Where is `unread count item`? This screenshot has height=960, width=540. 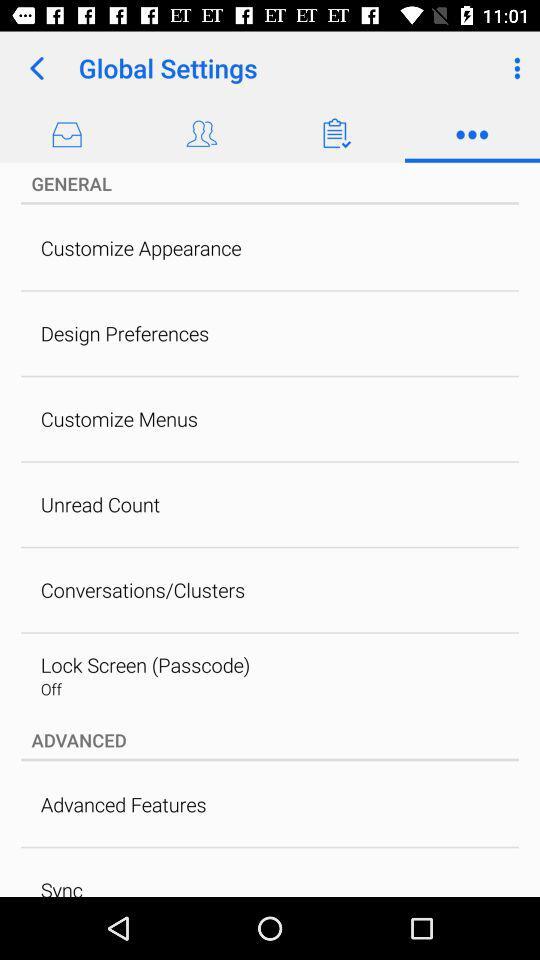
unread count item is located at coordinates (99, 503).